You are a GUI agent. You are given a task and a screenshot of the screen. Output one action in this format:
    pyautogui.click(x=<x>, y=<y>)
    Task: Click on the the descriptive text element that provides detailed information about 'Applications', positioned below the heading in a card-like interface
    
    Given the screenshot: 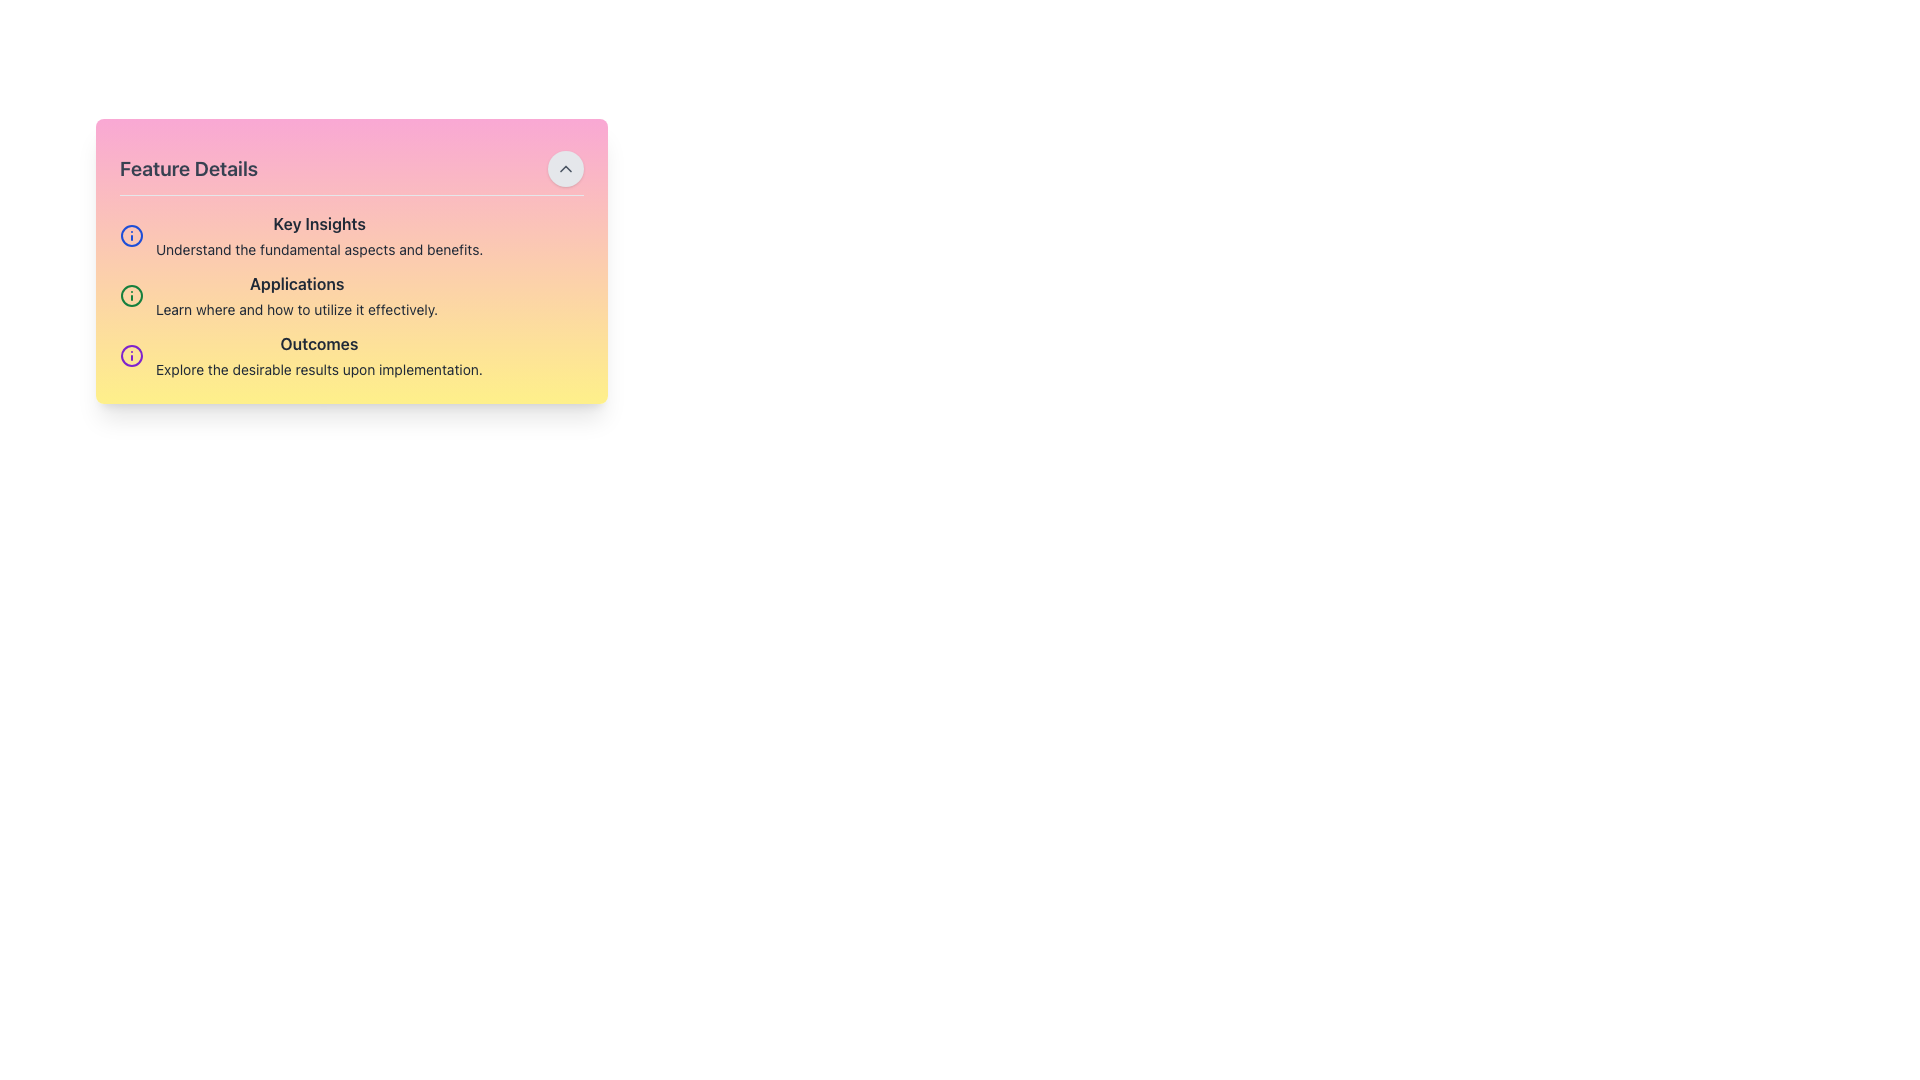 What is the action you would take?
    pyautogui.click(x=296, y=309)
    